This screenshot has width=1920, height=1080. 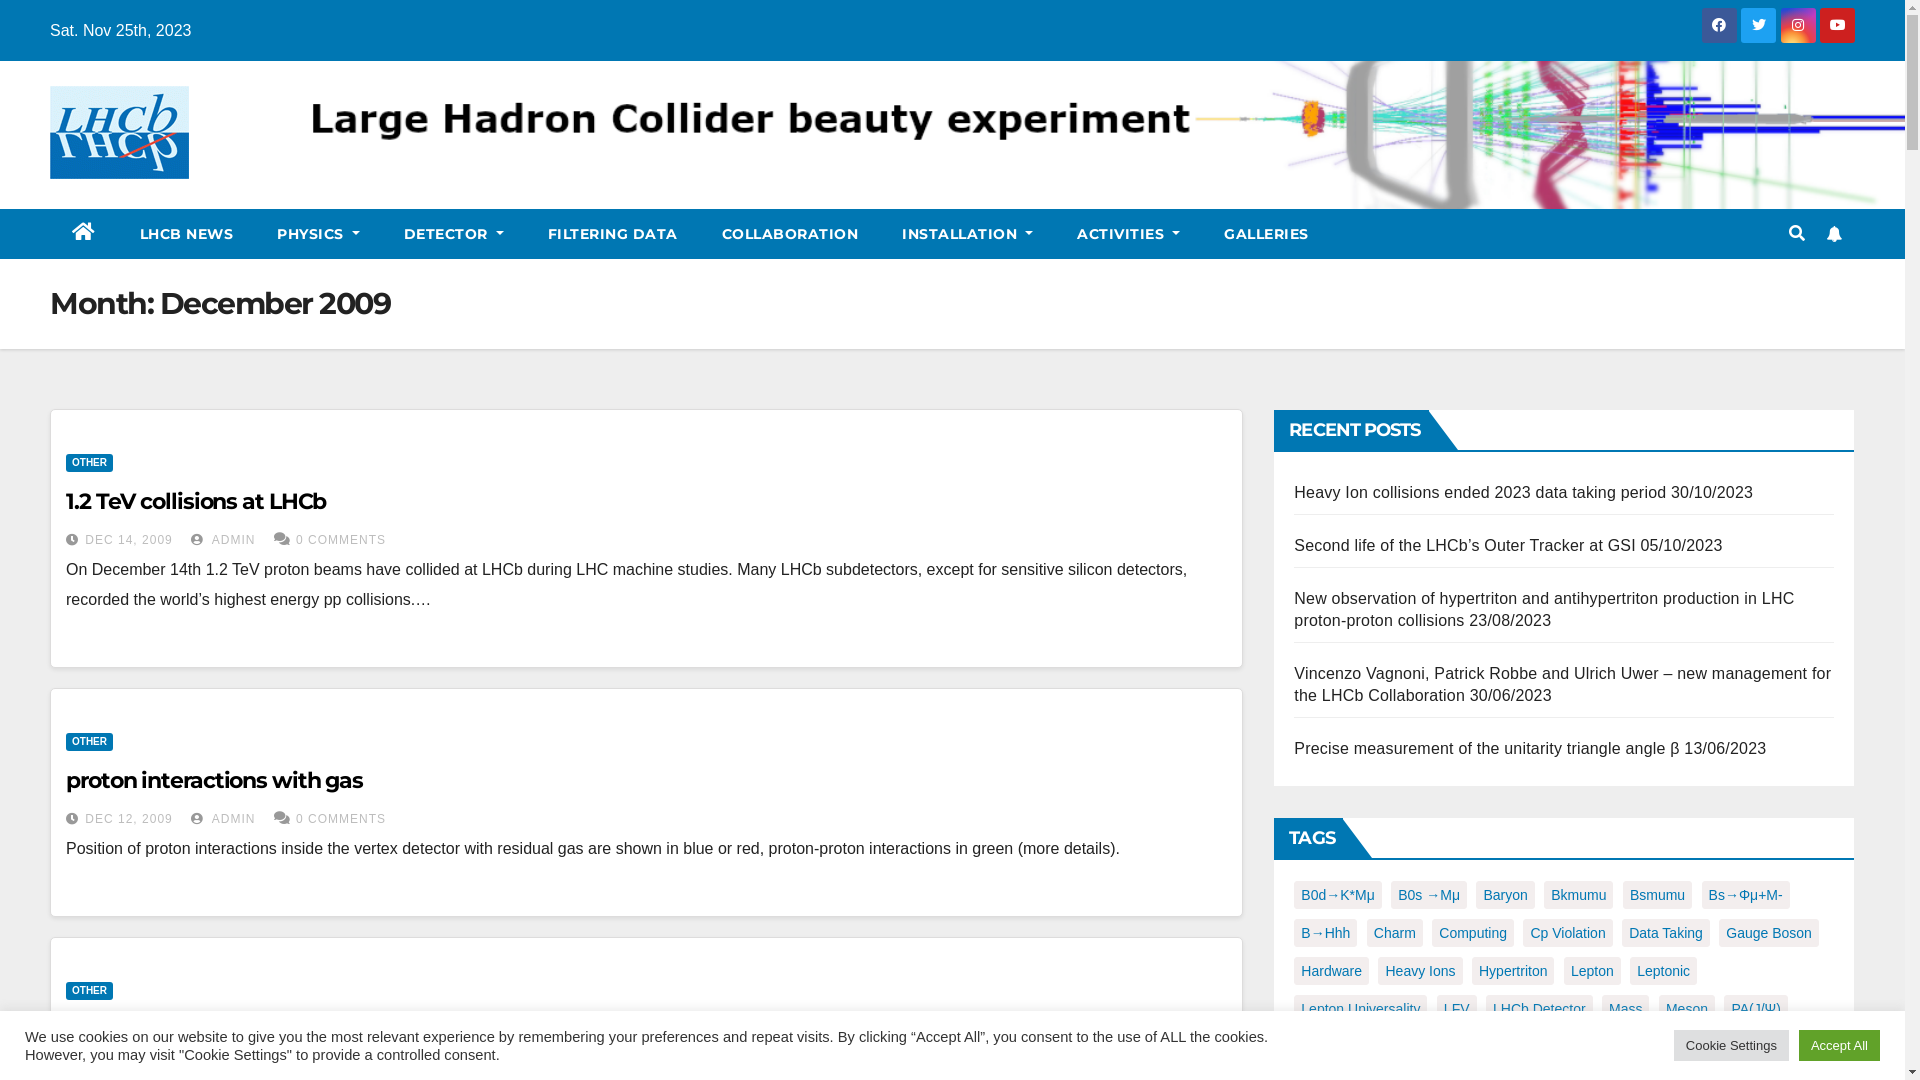 I want to click on 'COLLABORATION', so click(x=789, y=233).